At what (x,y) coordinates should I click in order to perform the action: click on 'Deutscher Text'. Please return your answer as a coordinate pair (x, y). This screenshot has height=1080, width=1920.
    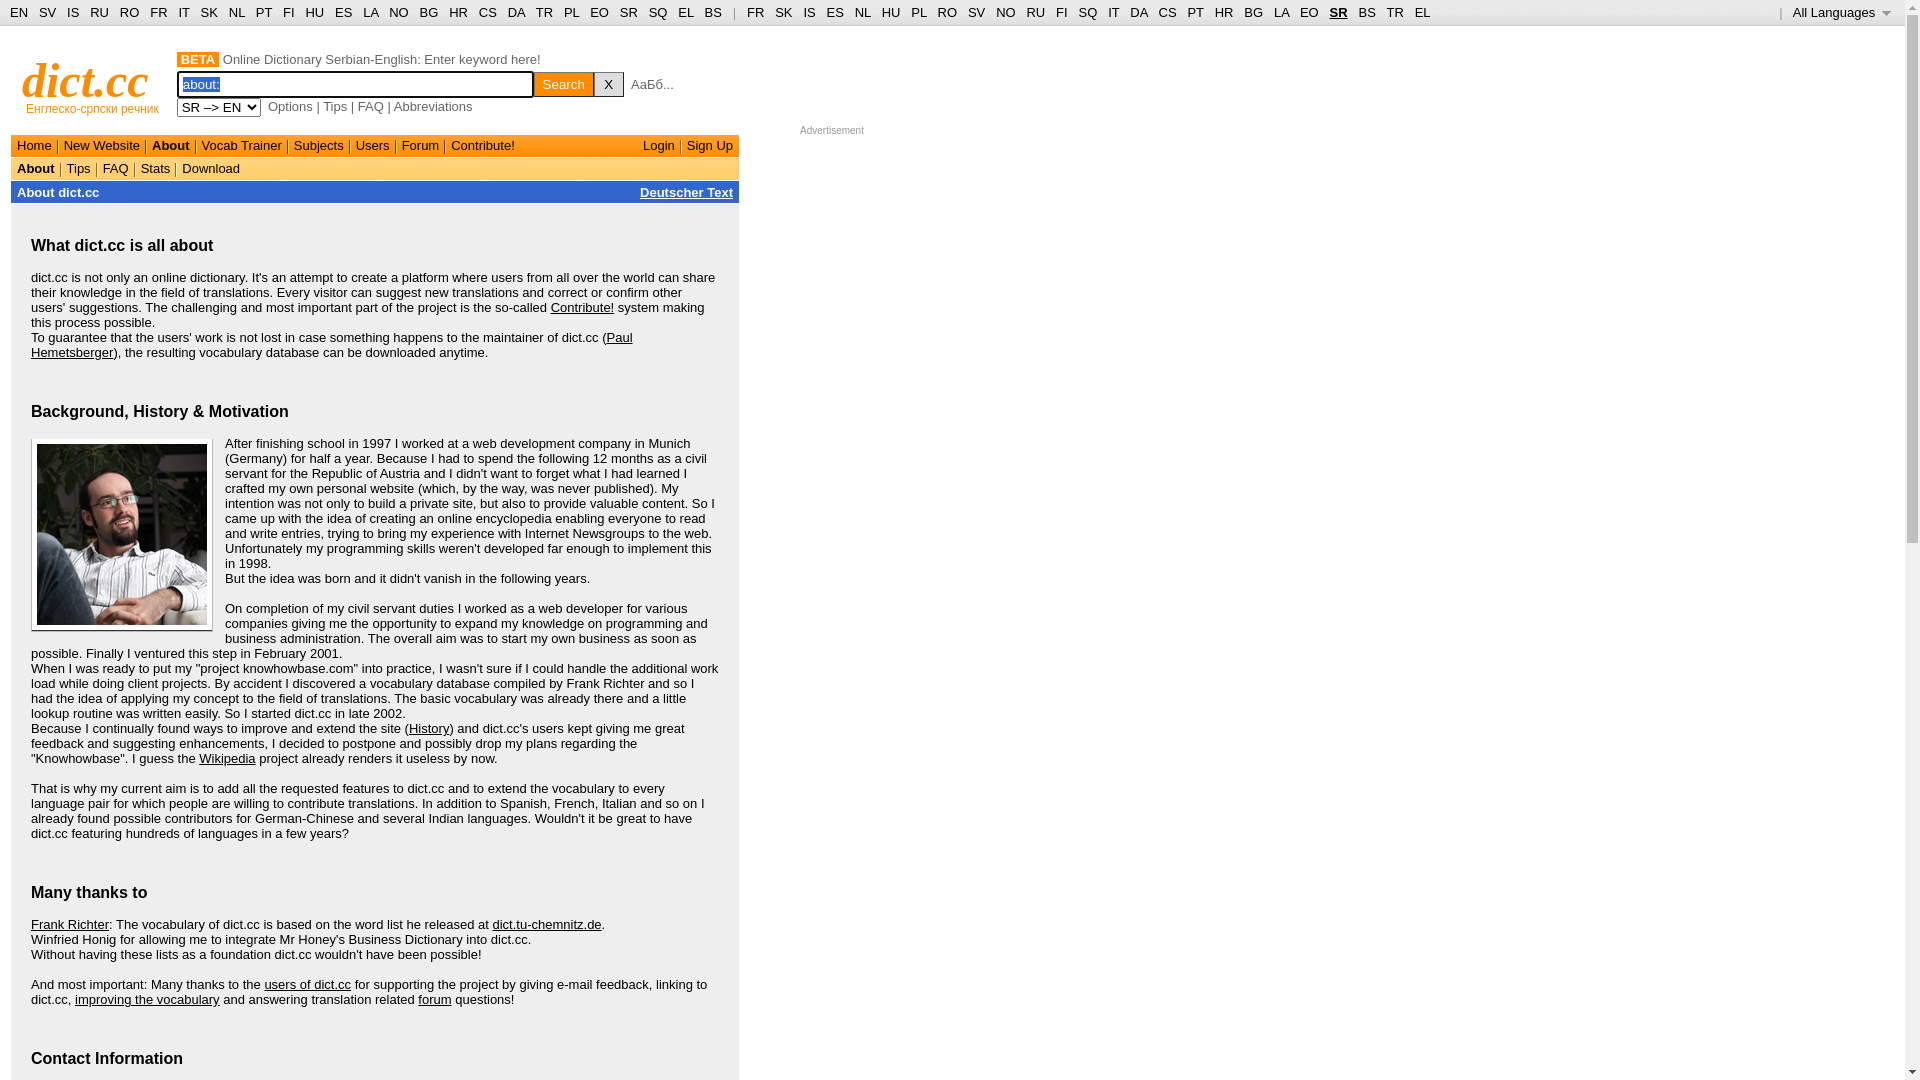
    Looking at the image, I should click on (686, 191).